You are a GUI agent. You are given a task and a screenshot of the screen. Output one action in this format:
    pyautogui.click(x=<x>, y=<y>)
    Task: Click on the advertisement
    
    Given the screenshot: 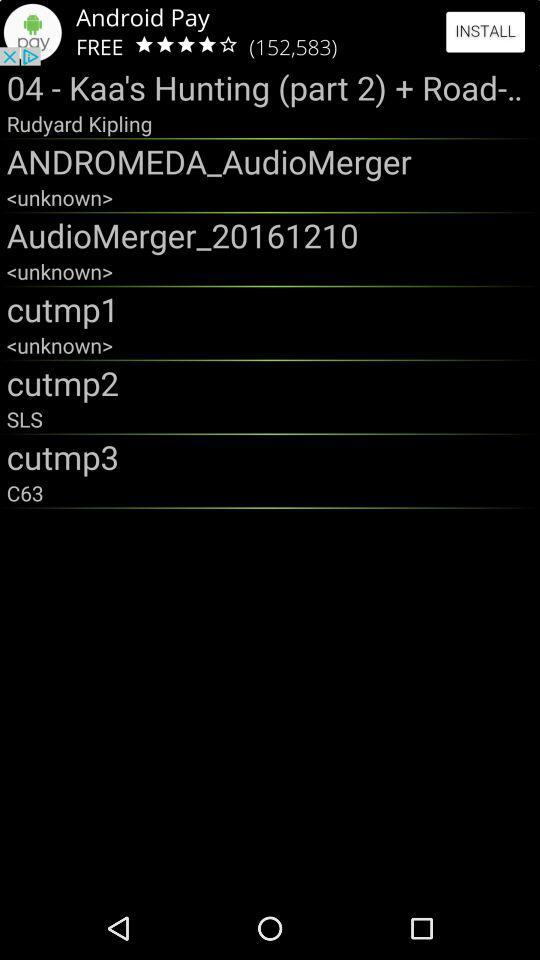 What is the action you would take?
    pyautogui.click(x=270, y=31)
    